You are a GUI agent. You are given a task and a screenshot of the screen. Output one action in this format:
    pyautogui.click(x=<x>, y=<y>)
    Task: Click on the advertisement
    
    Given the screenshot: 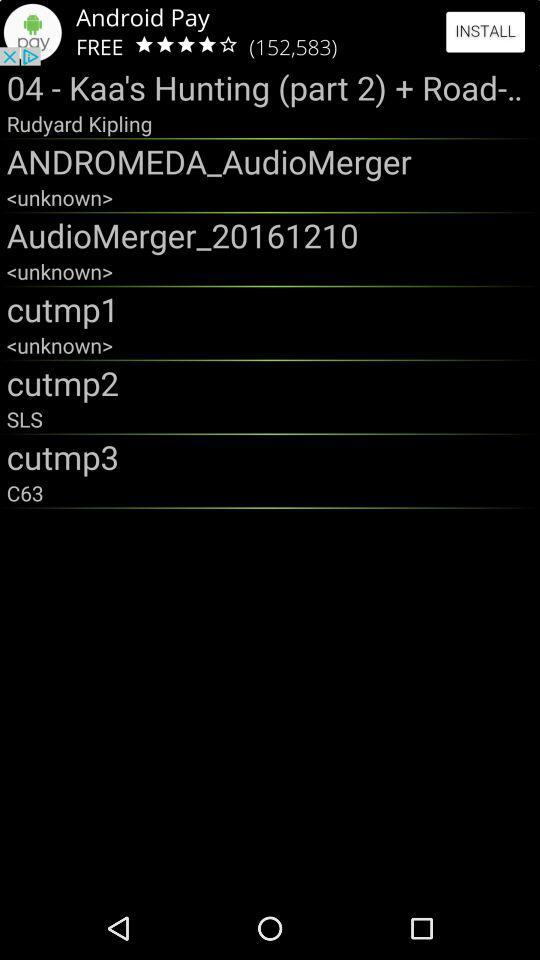 What is the action you would take?
    pyautogui.click(x=270, y=31)
    